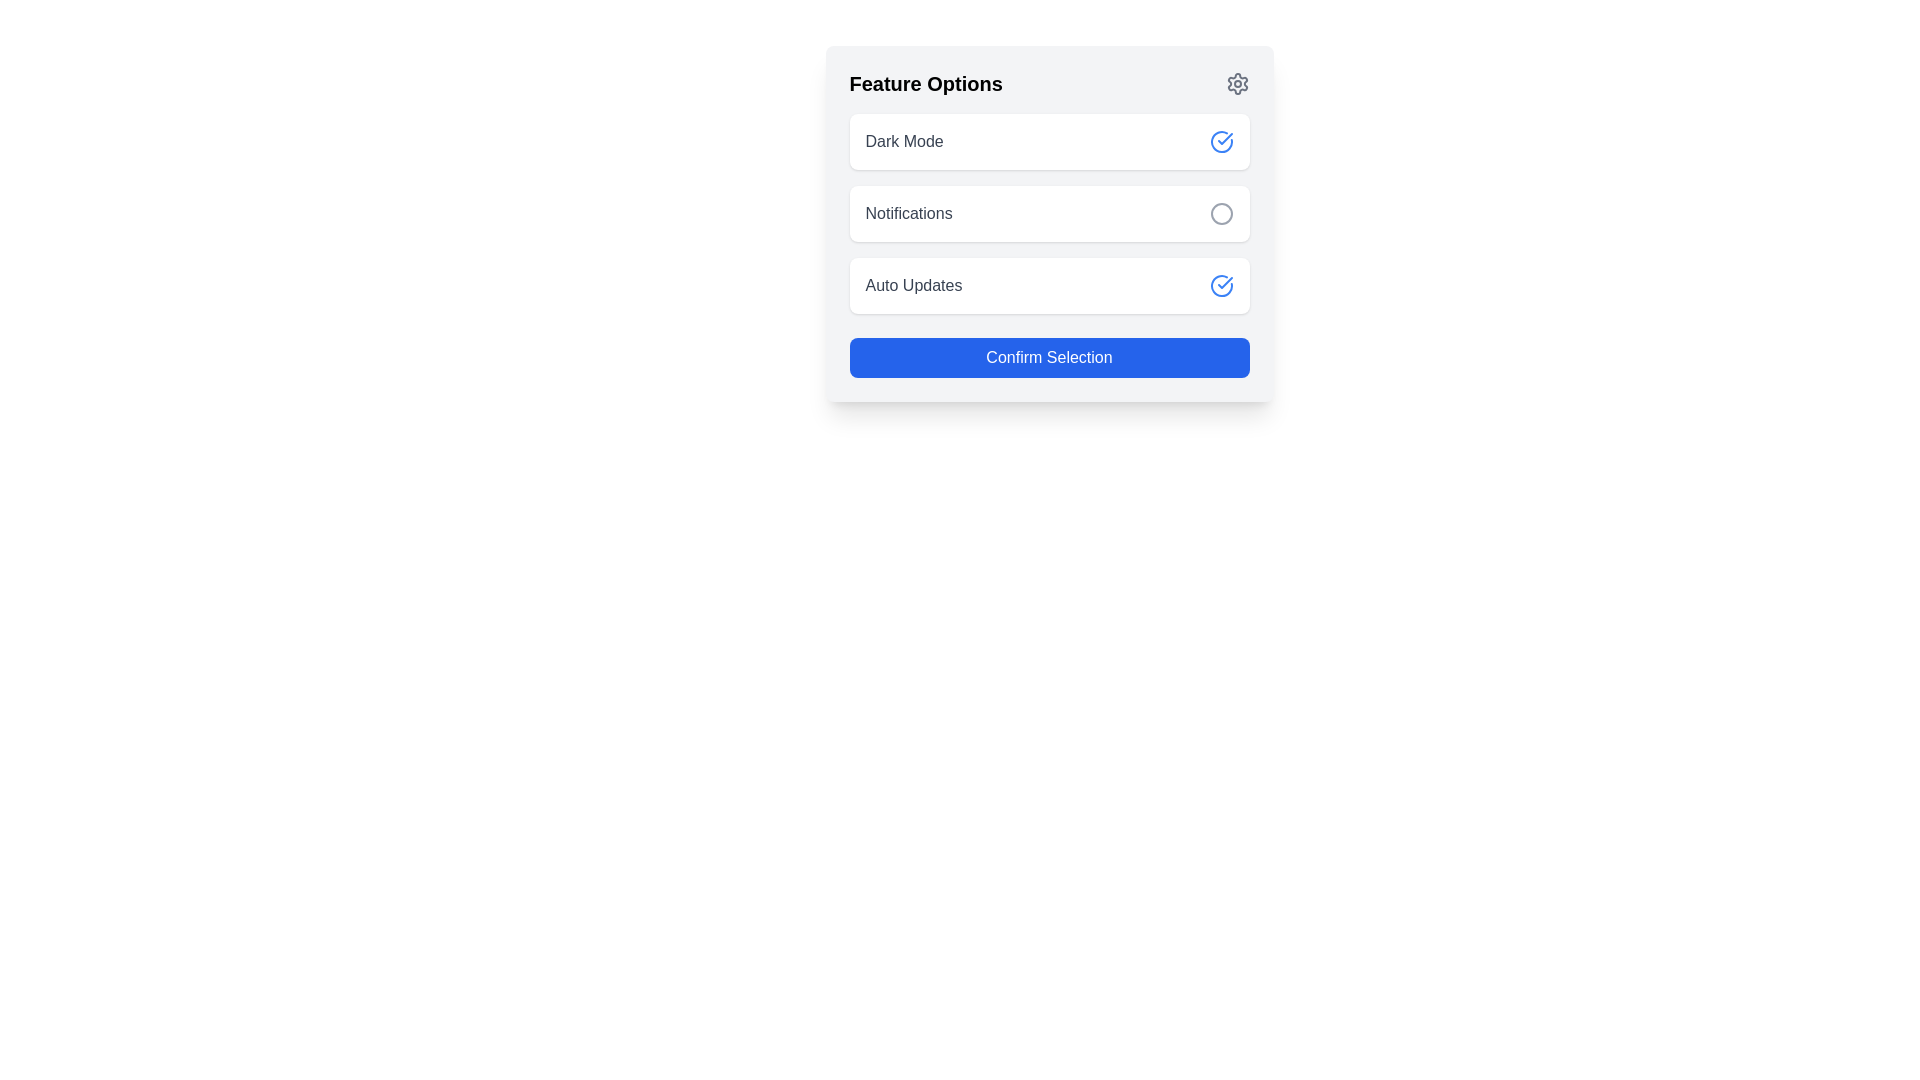 This screenshot has width=1920, height=1080. Describe the element at coordinates (1236, 83) in the screenshot. I see `the settings button located at the top-right corner of the 'Feature Options' section` at that location.